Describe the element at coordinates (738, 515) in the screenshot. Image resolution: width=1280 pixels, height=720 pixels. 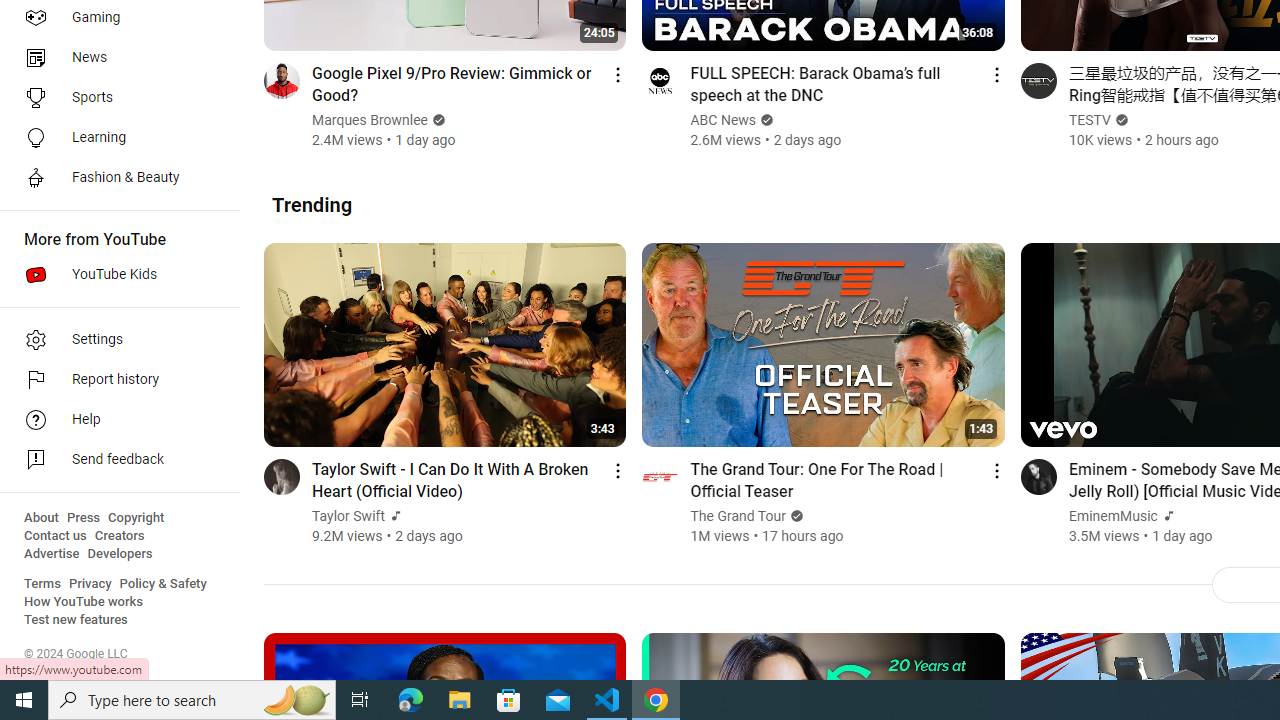
I see `'The Grand Tour'` at that location.